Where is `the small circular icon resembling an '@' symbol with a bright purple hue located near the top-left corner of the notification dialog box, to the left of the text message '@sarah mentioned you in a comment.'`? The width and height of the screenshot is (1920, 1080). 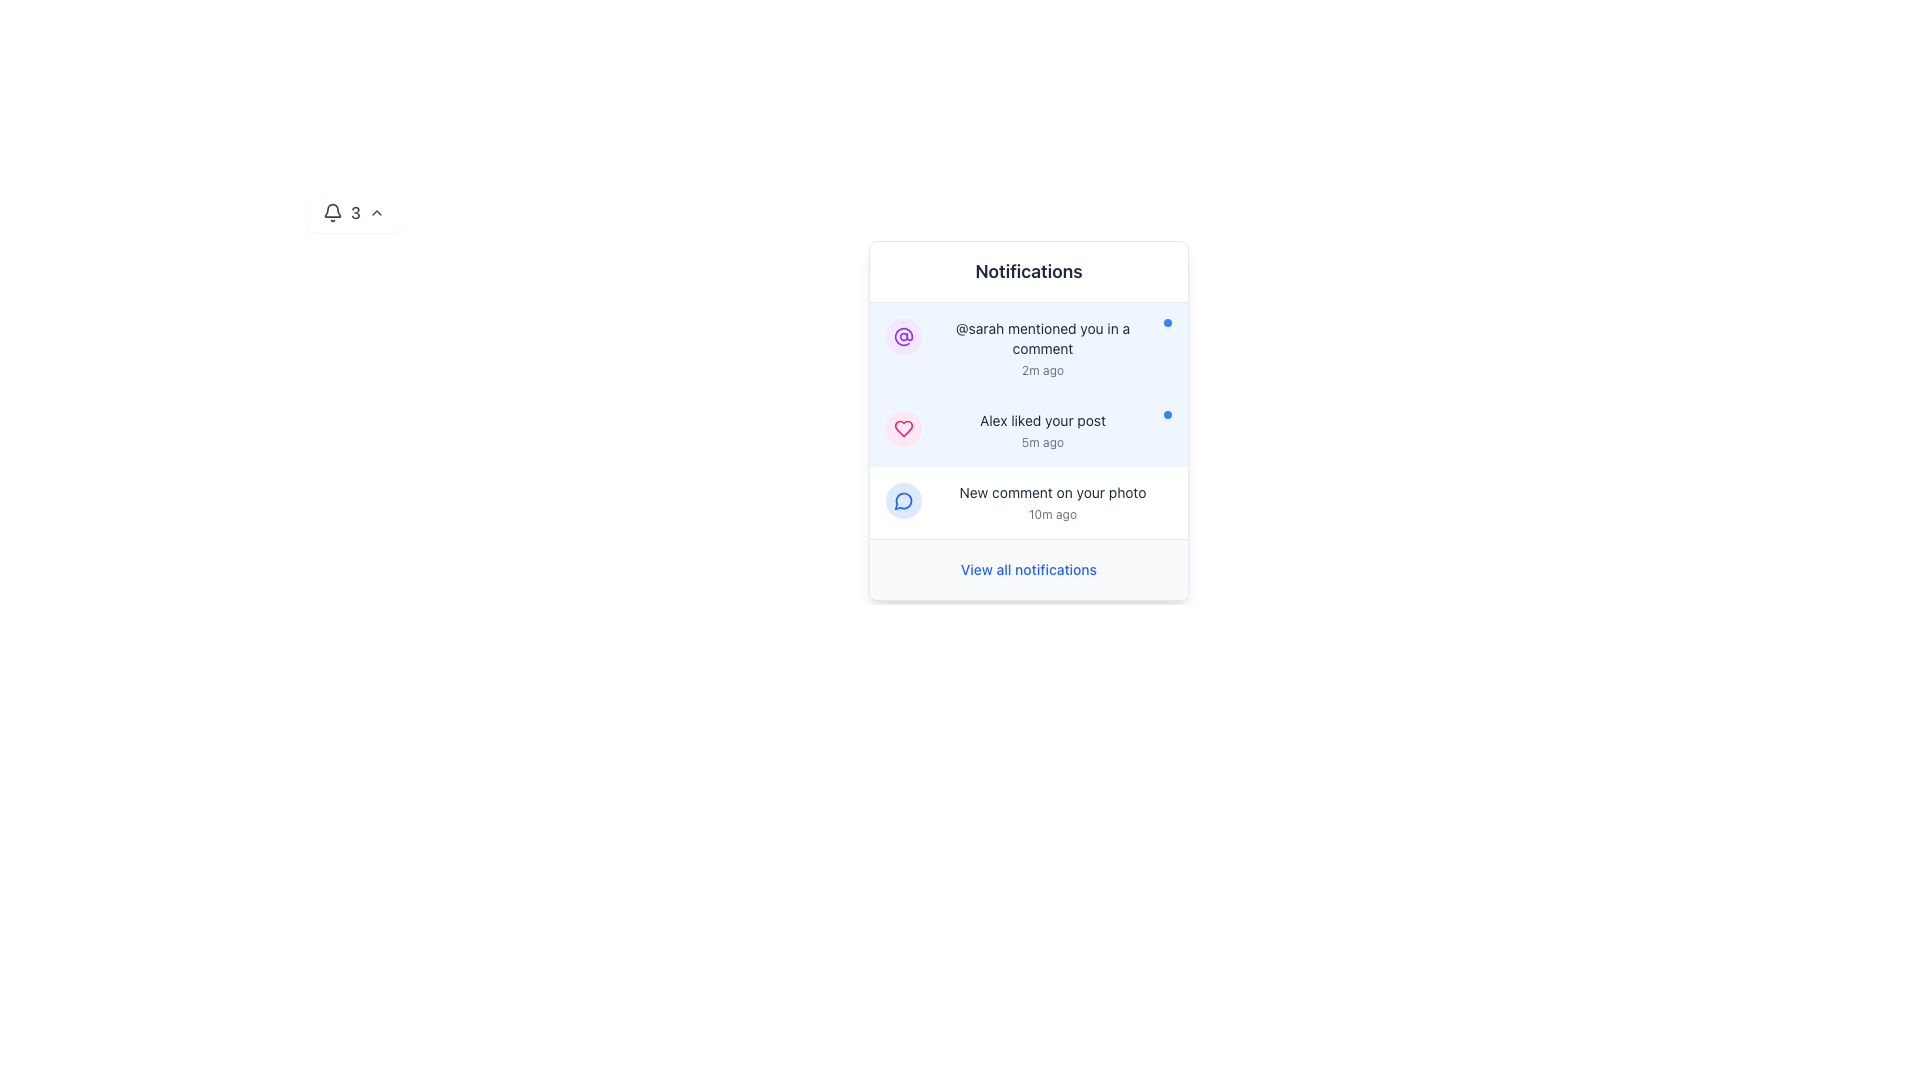 the small circular icon resembling an '@' symbol with a bright purple hue located near the top-left corner of the notification dialog box, to the left of the text message '@sarah mentioned you in a comment.' is located at coordinates (902, 335).